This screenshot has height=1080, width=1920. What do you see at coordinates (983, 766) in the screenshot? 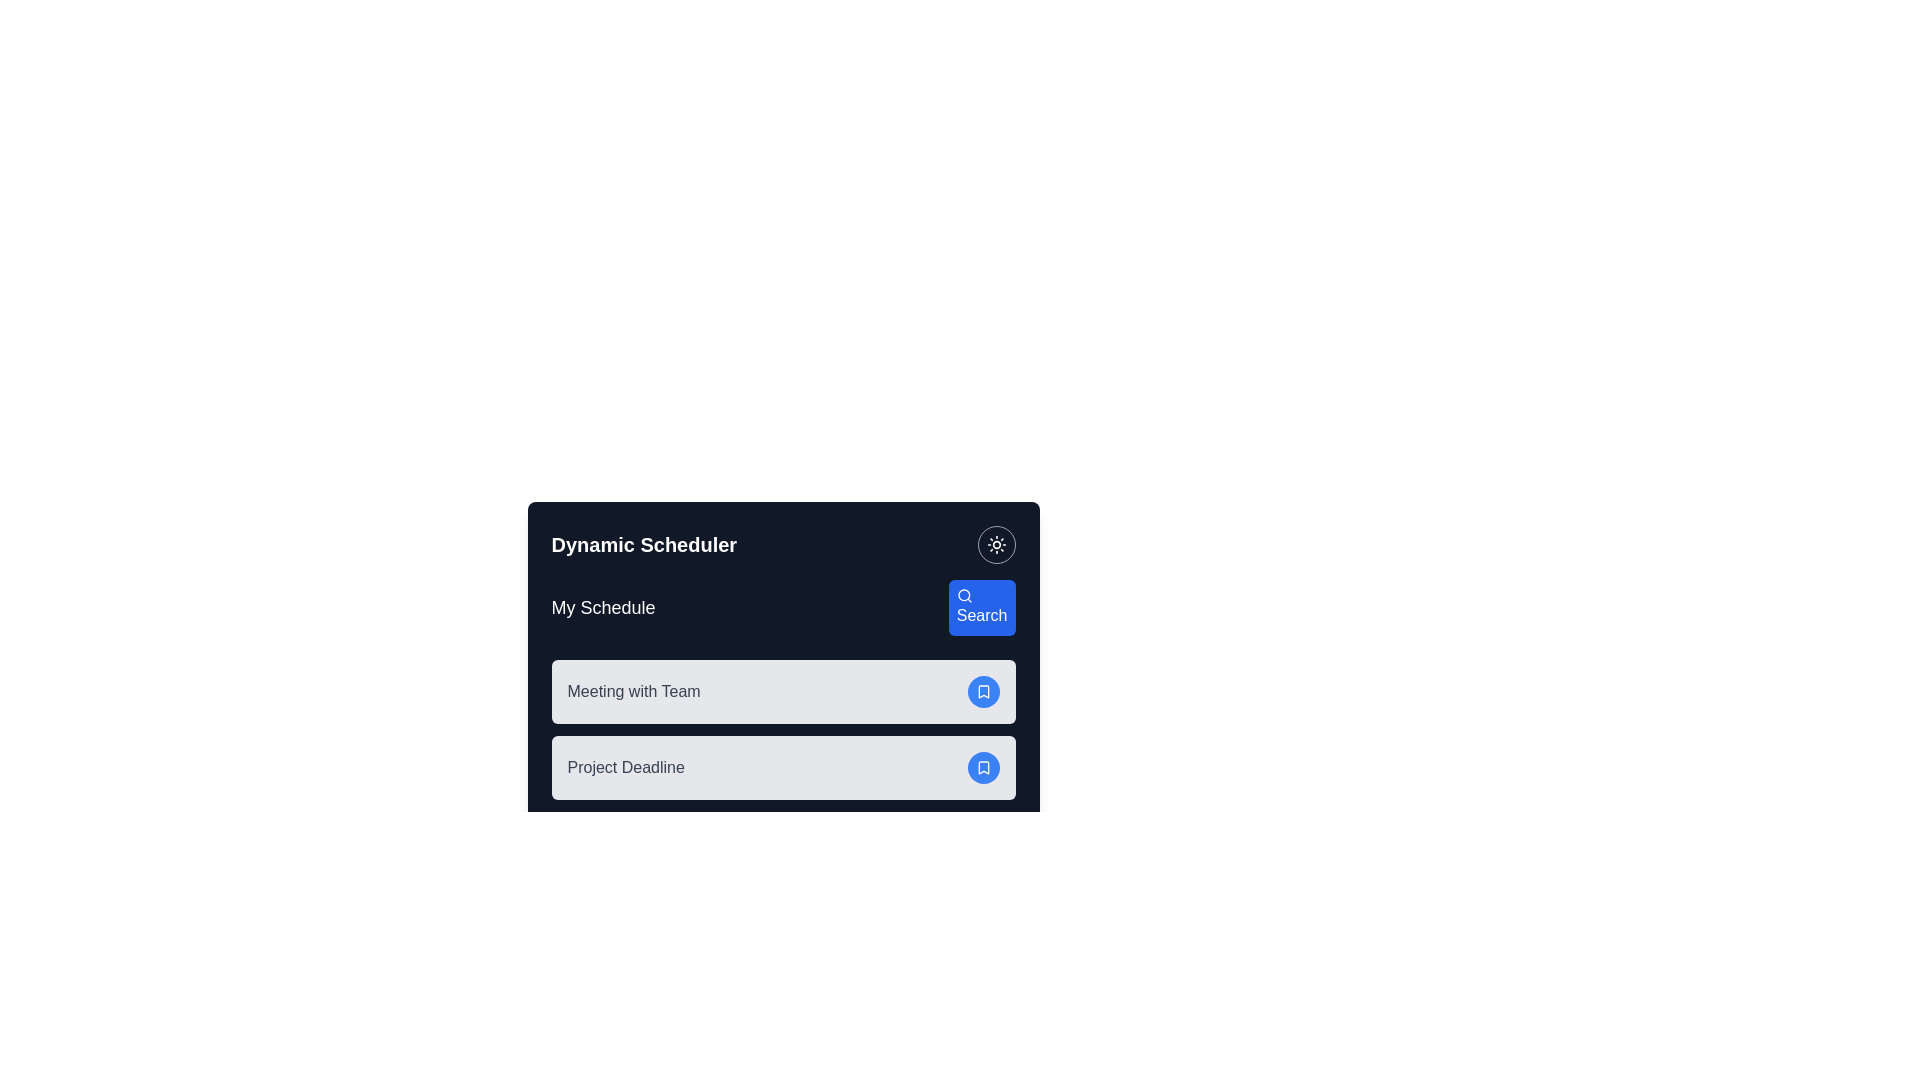
I see `the bookmark icon, which is an outlined graphic with pointed ends, filled with white and enclosed within a blue circular background, located at the far-right of the 'Project Deadline' list item` at bounding box center [983, 766].